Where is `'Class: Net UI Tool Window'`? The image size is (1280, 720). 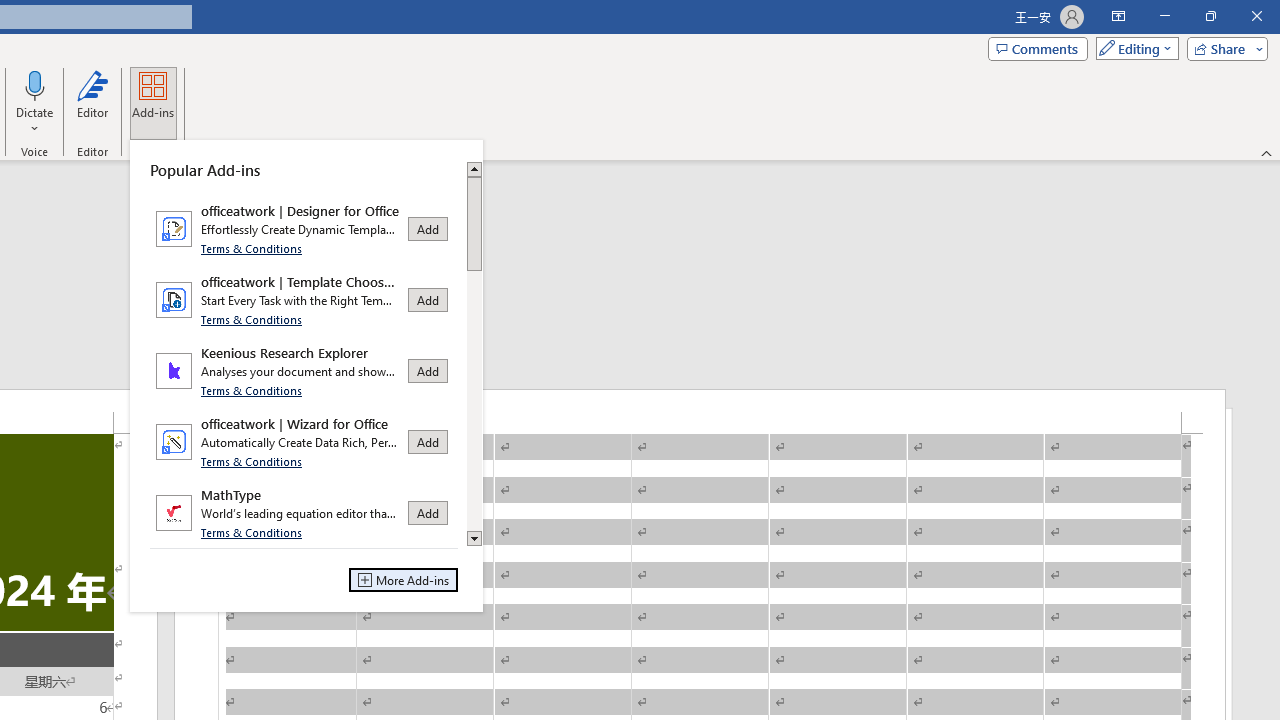
'Class: Net UI Tool Window' is located at coordinates (305, 375).